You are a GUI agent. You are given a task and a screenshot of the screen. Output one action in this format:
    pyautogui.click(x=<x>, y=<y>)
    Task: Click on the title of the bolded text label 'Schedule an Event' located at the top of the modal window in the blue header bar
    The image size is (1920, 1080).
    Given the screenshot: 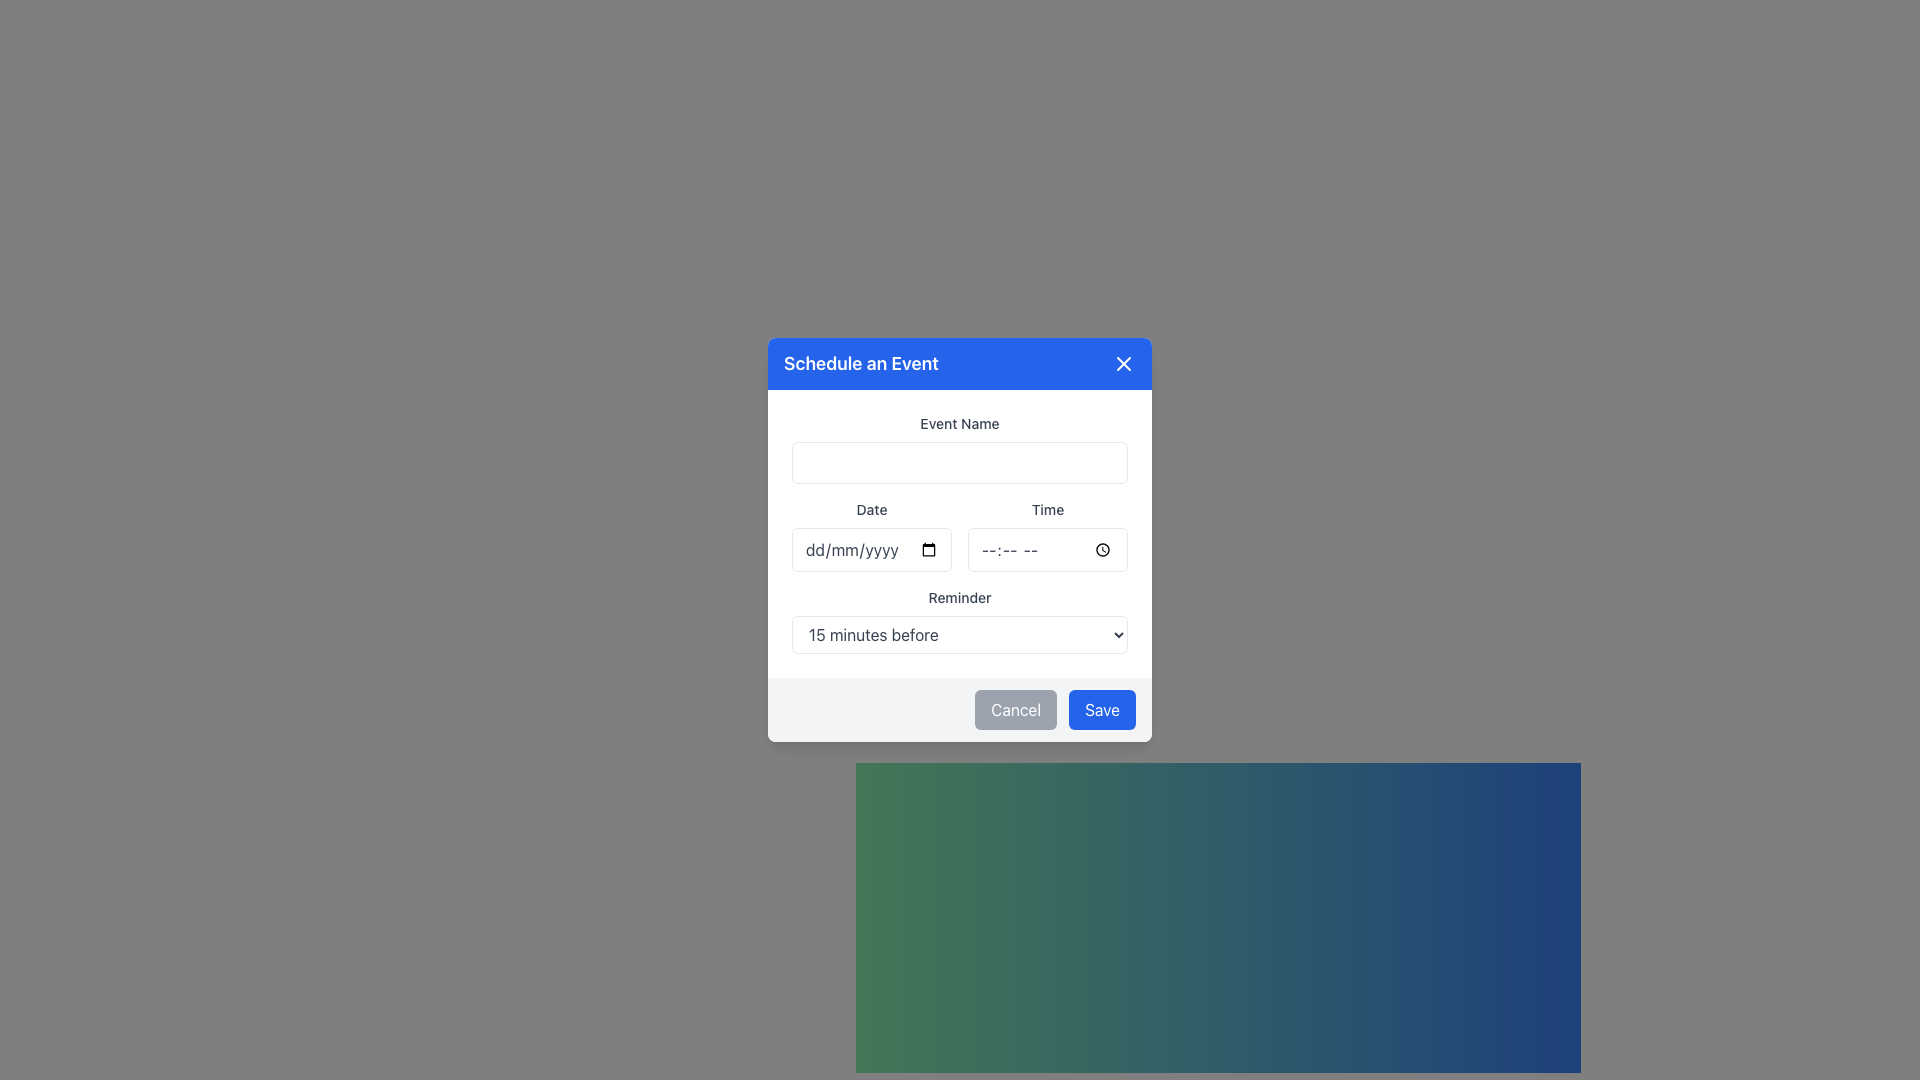 What is the action you would take?
    pyautogui.click(x=861, y=363)
    